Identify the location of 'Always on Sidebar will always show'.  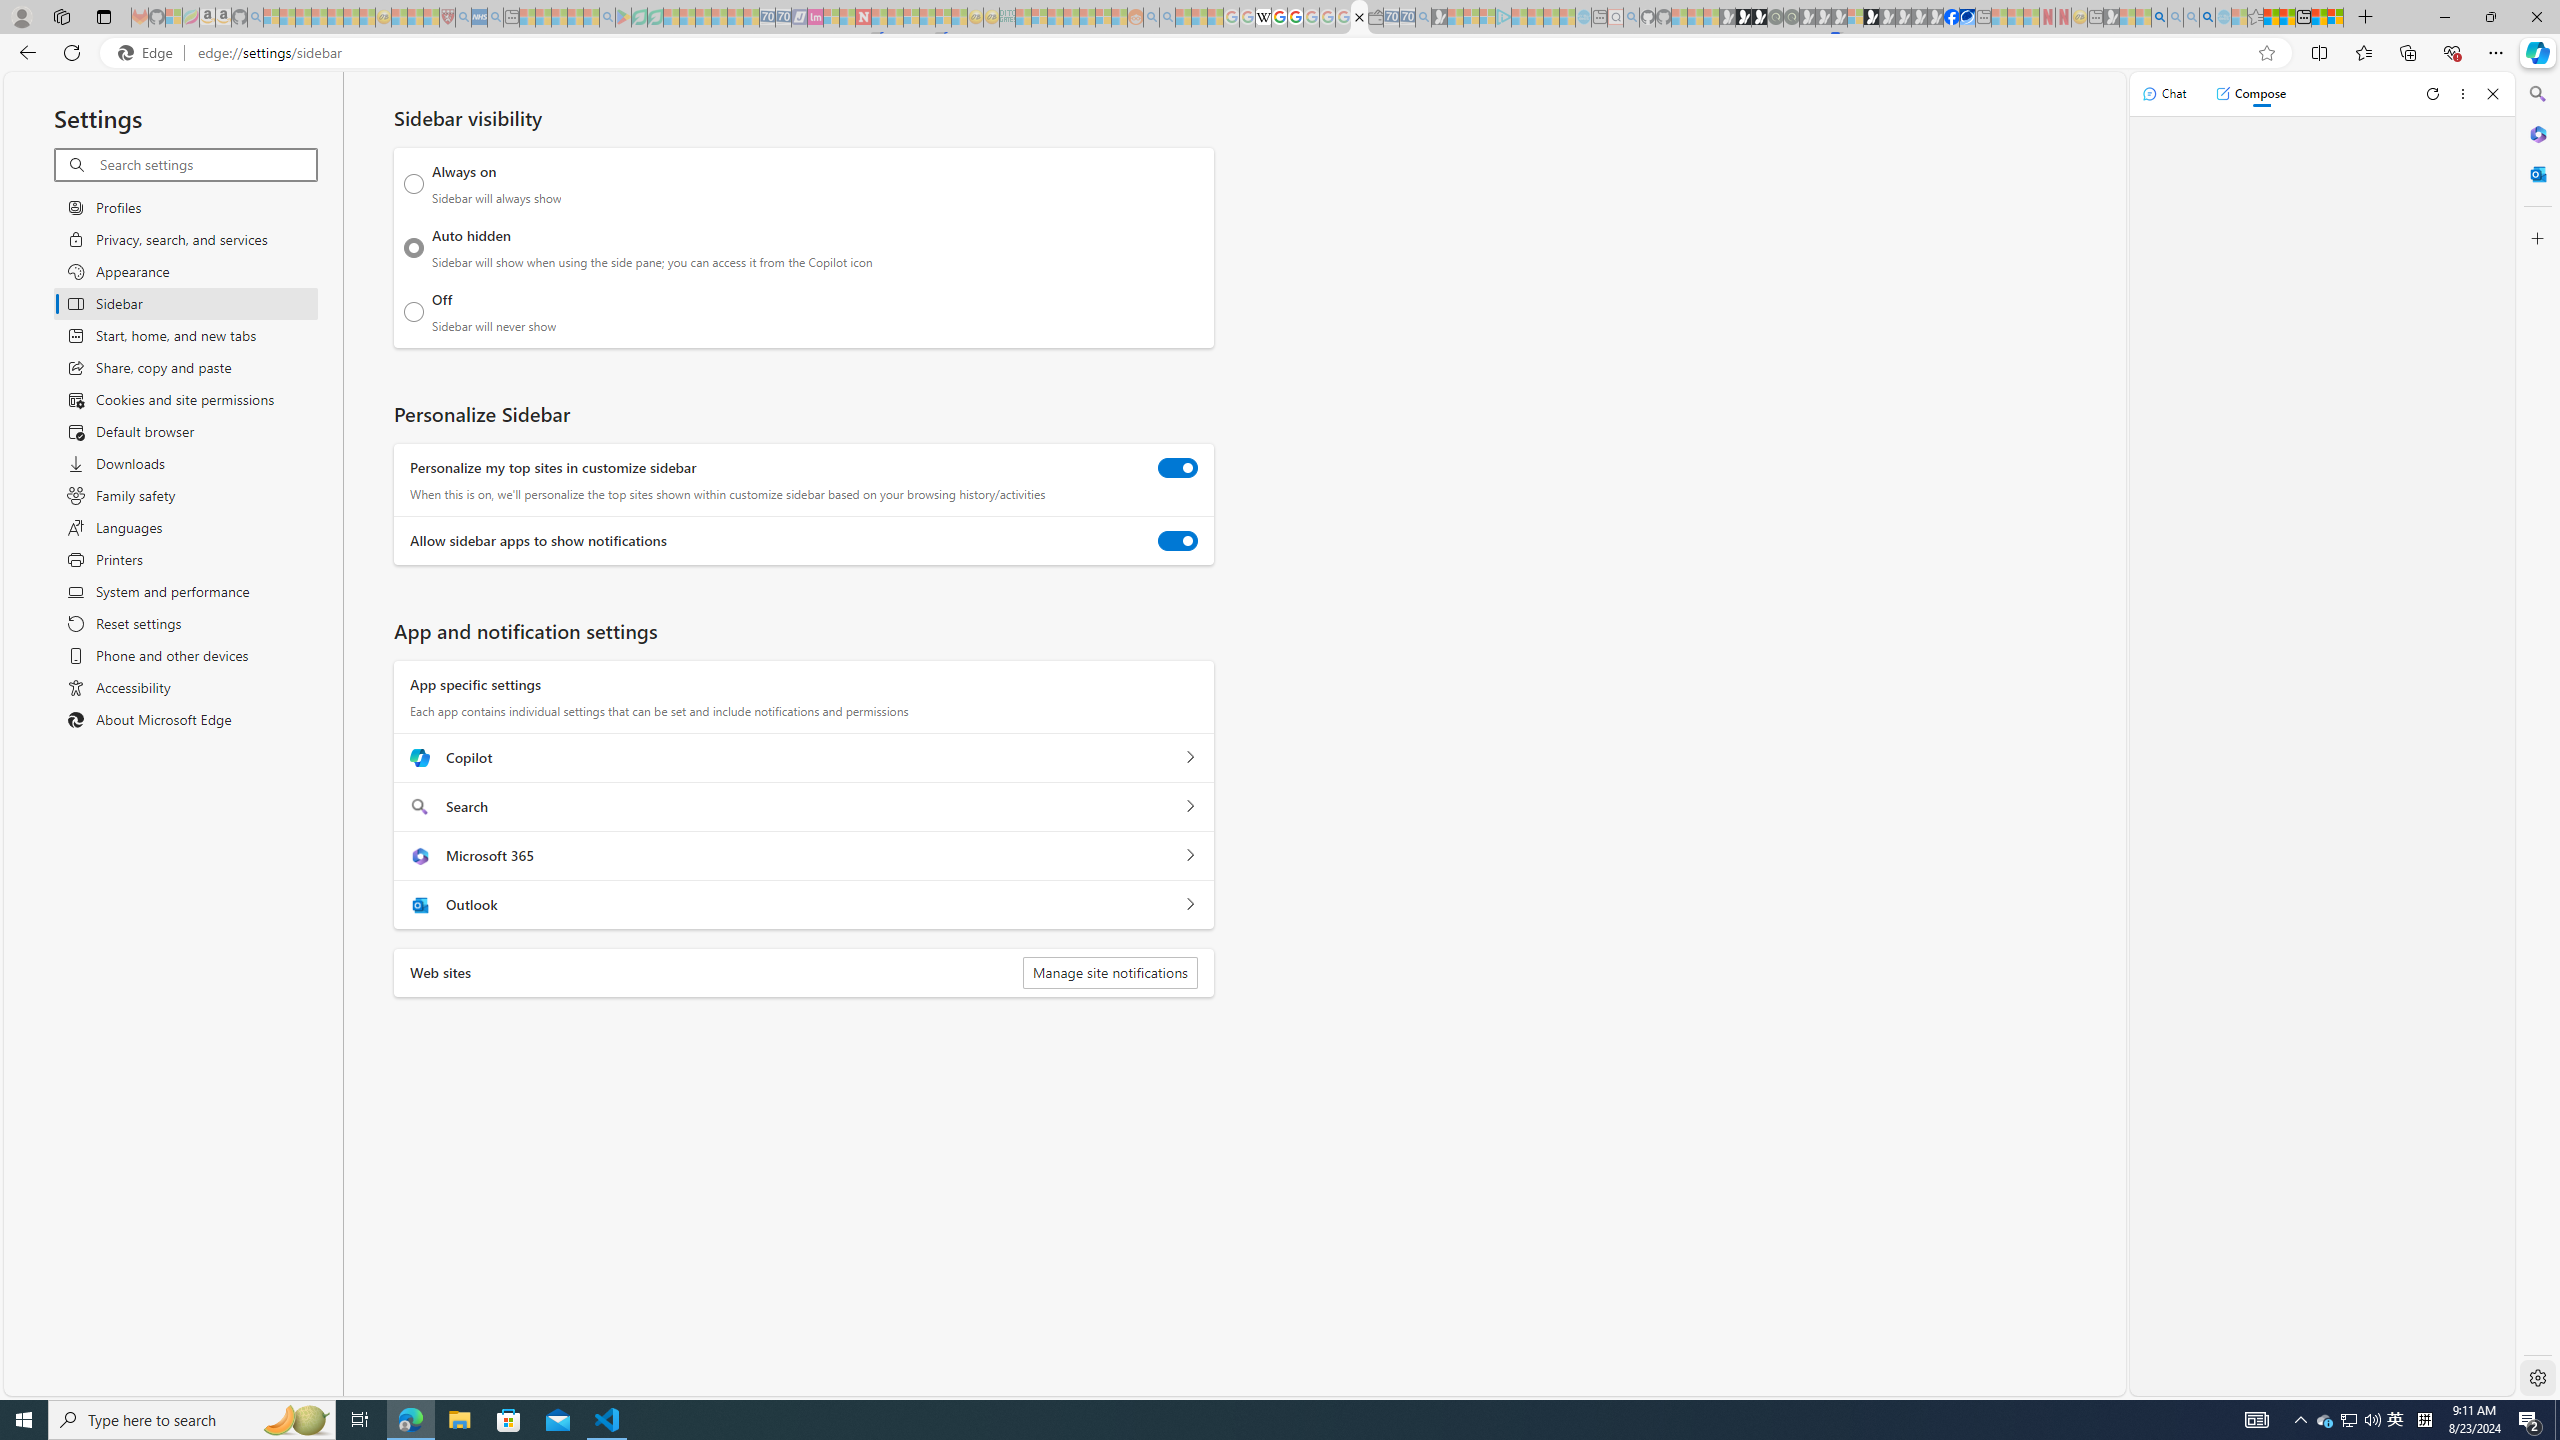
(413, 183).